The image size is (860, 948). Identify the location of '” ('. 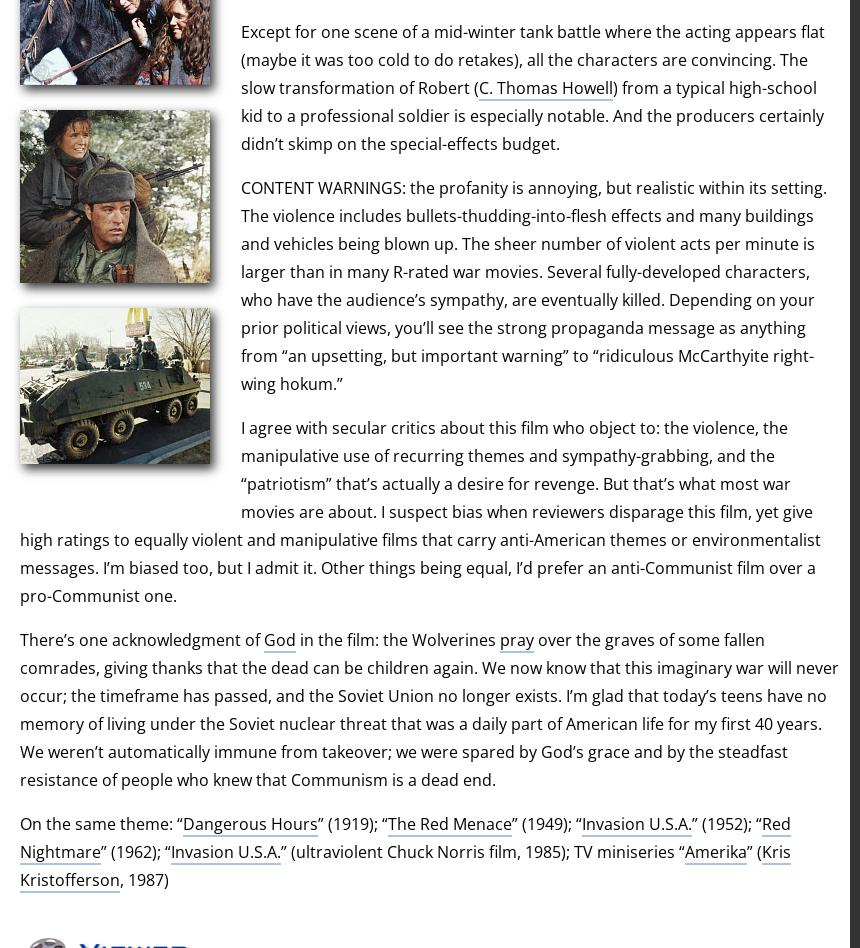
(745, 850).